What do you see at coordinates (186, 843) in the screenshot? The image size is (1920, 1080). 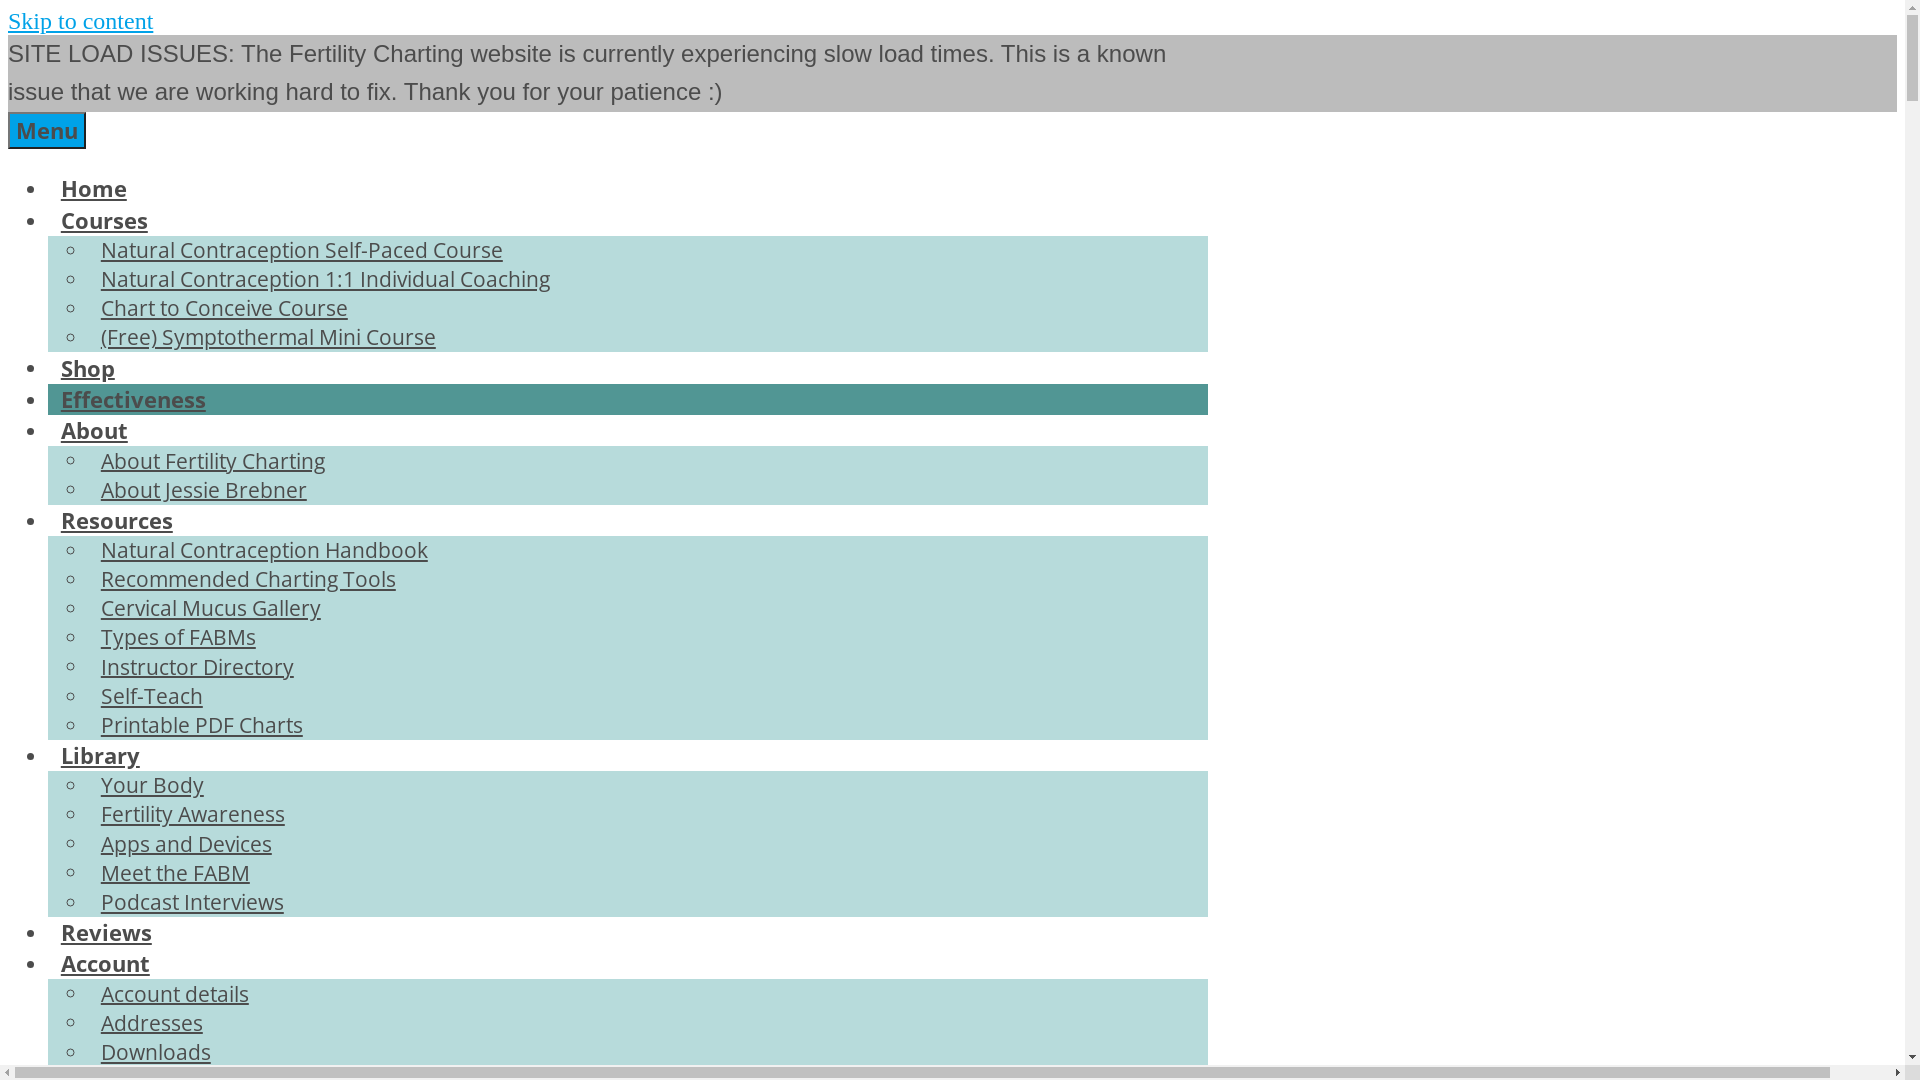 I see `'Apps and Devices'` at bounding box center [186, 843].